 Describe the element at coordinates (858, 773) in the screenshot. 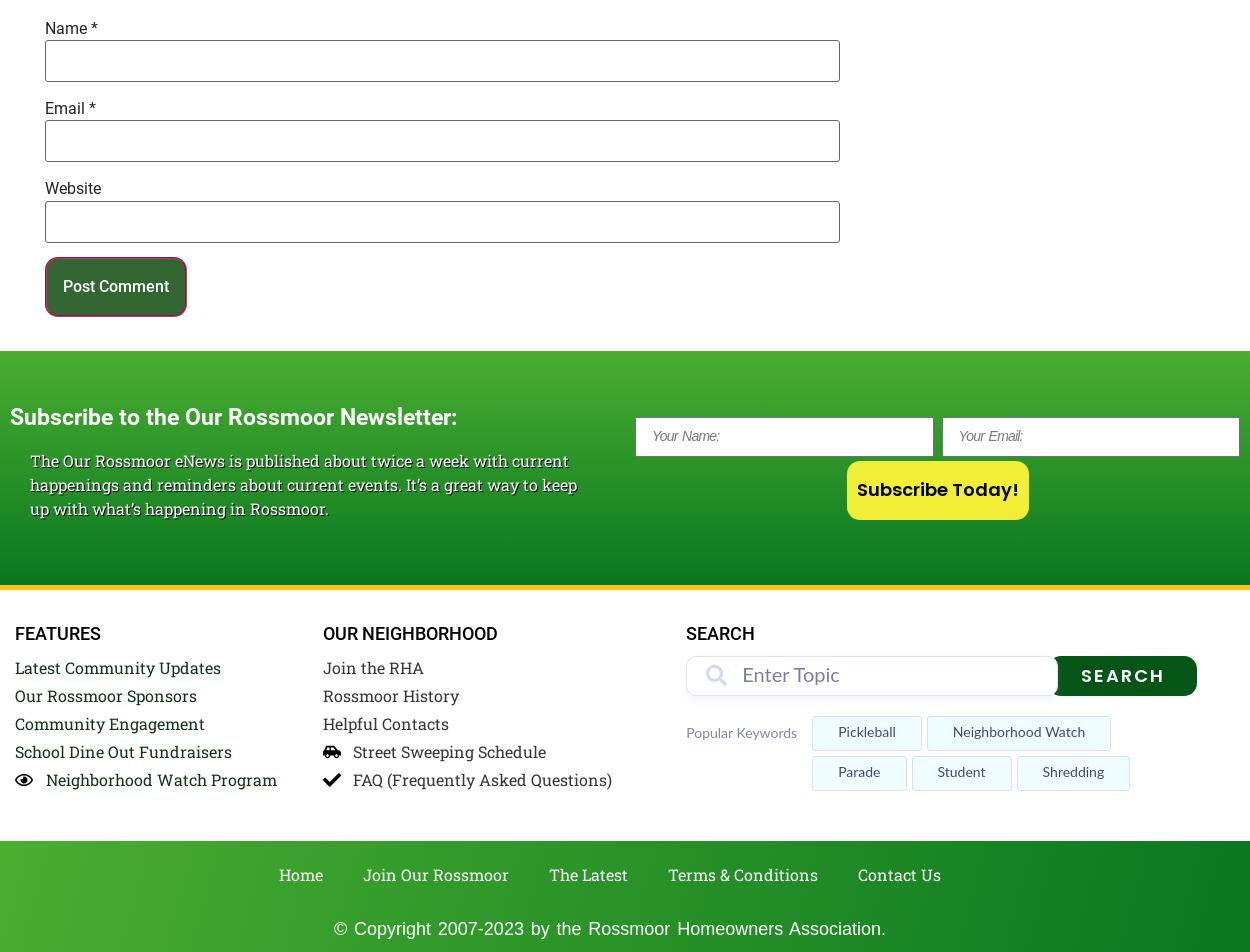

I see `'Parade'` at that location.